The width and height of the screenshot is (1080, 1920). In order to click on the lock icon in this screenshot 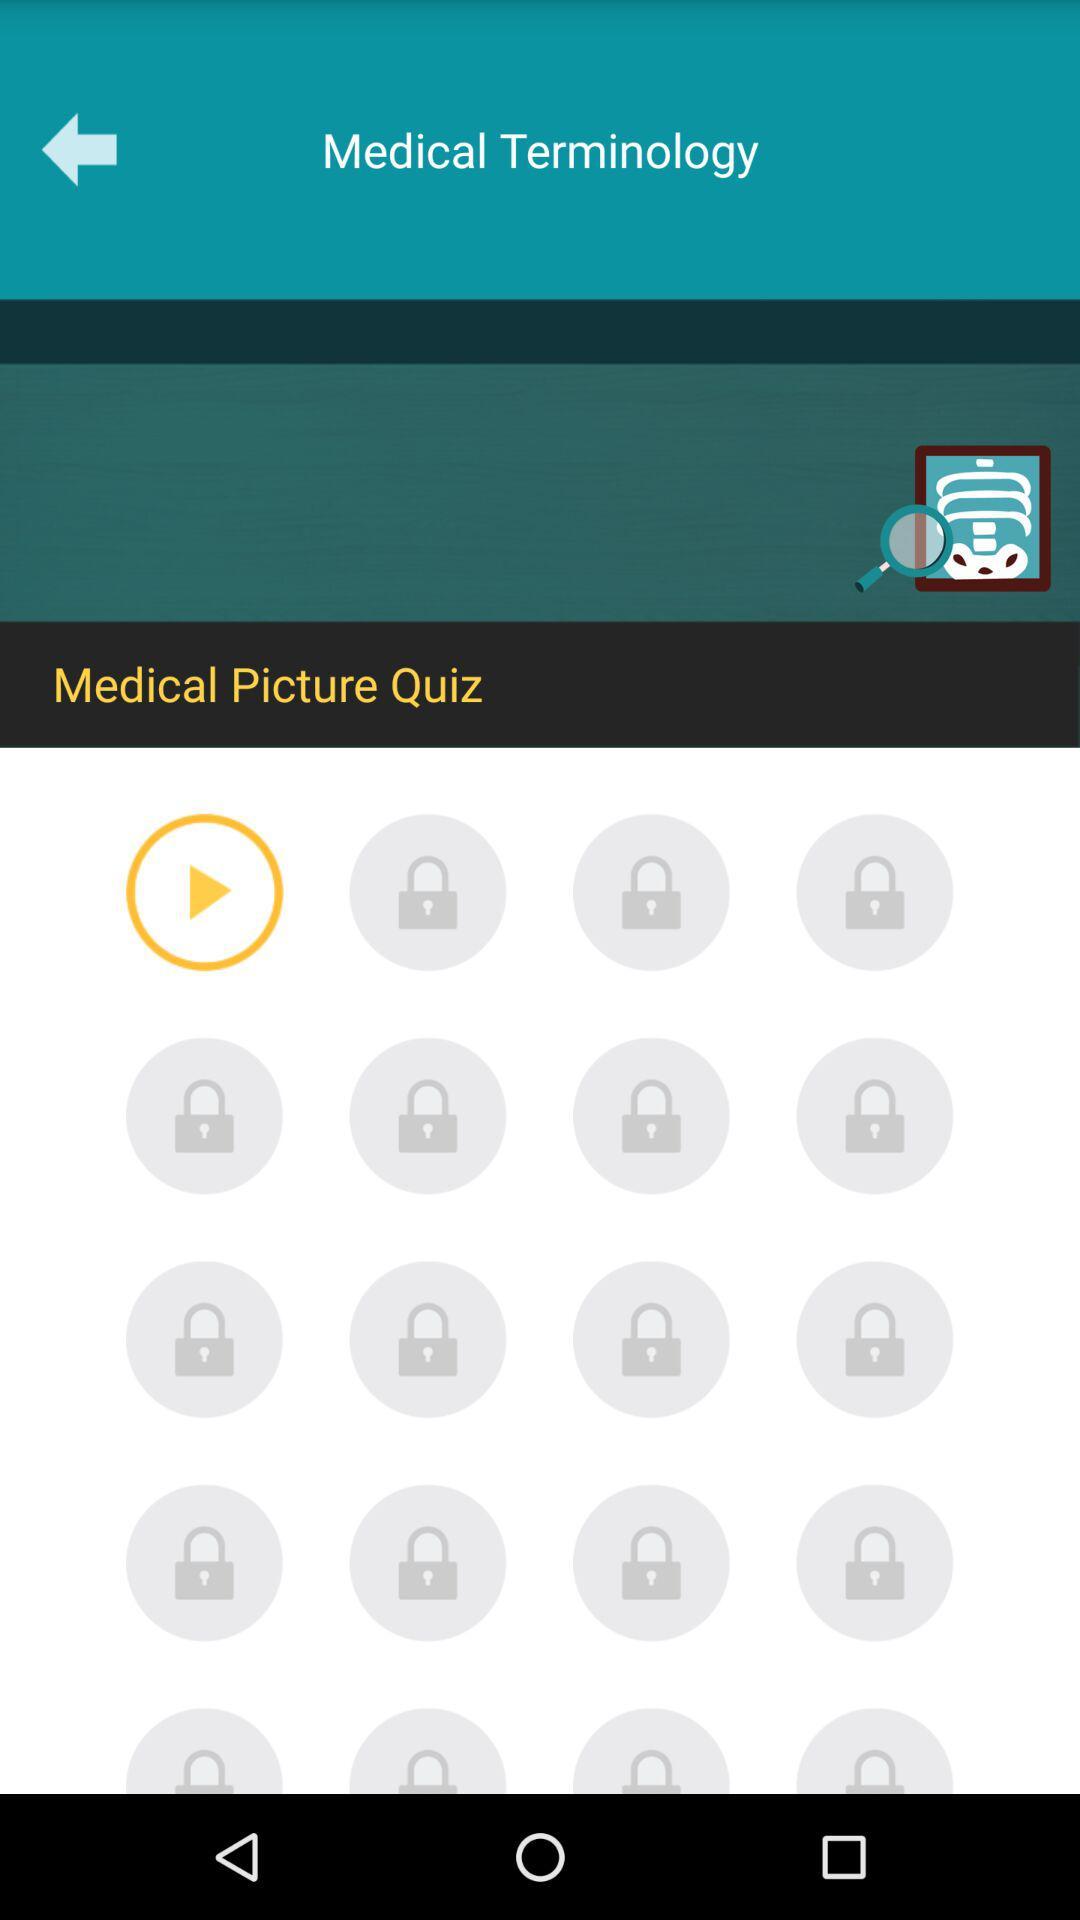, I will do `click(651, 1194)`.